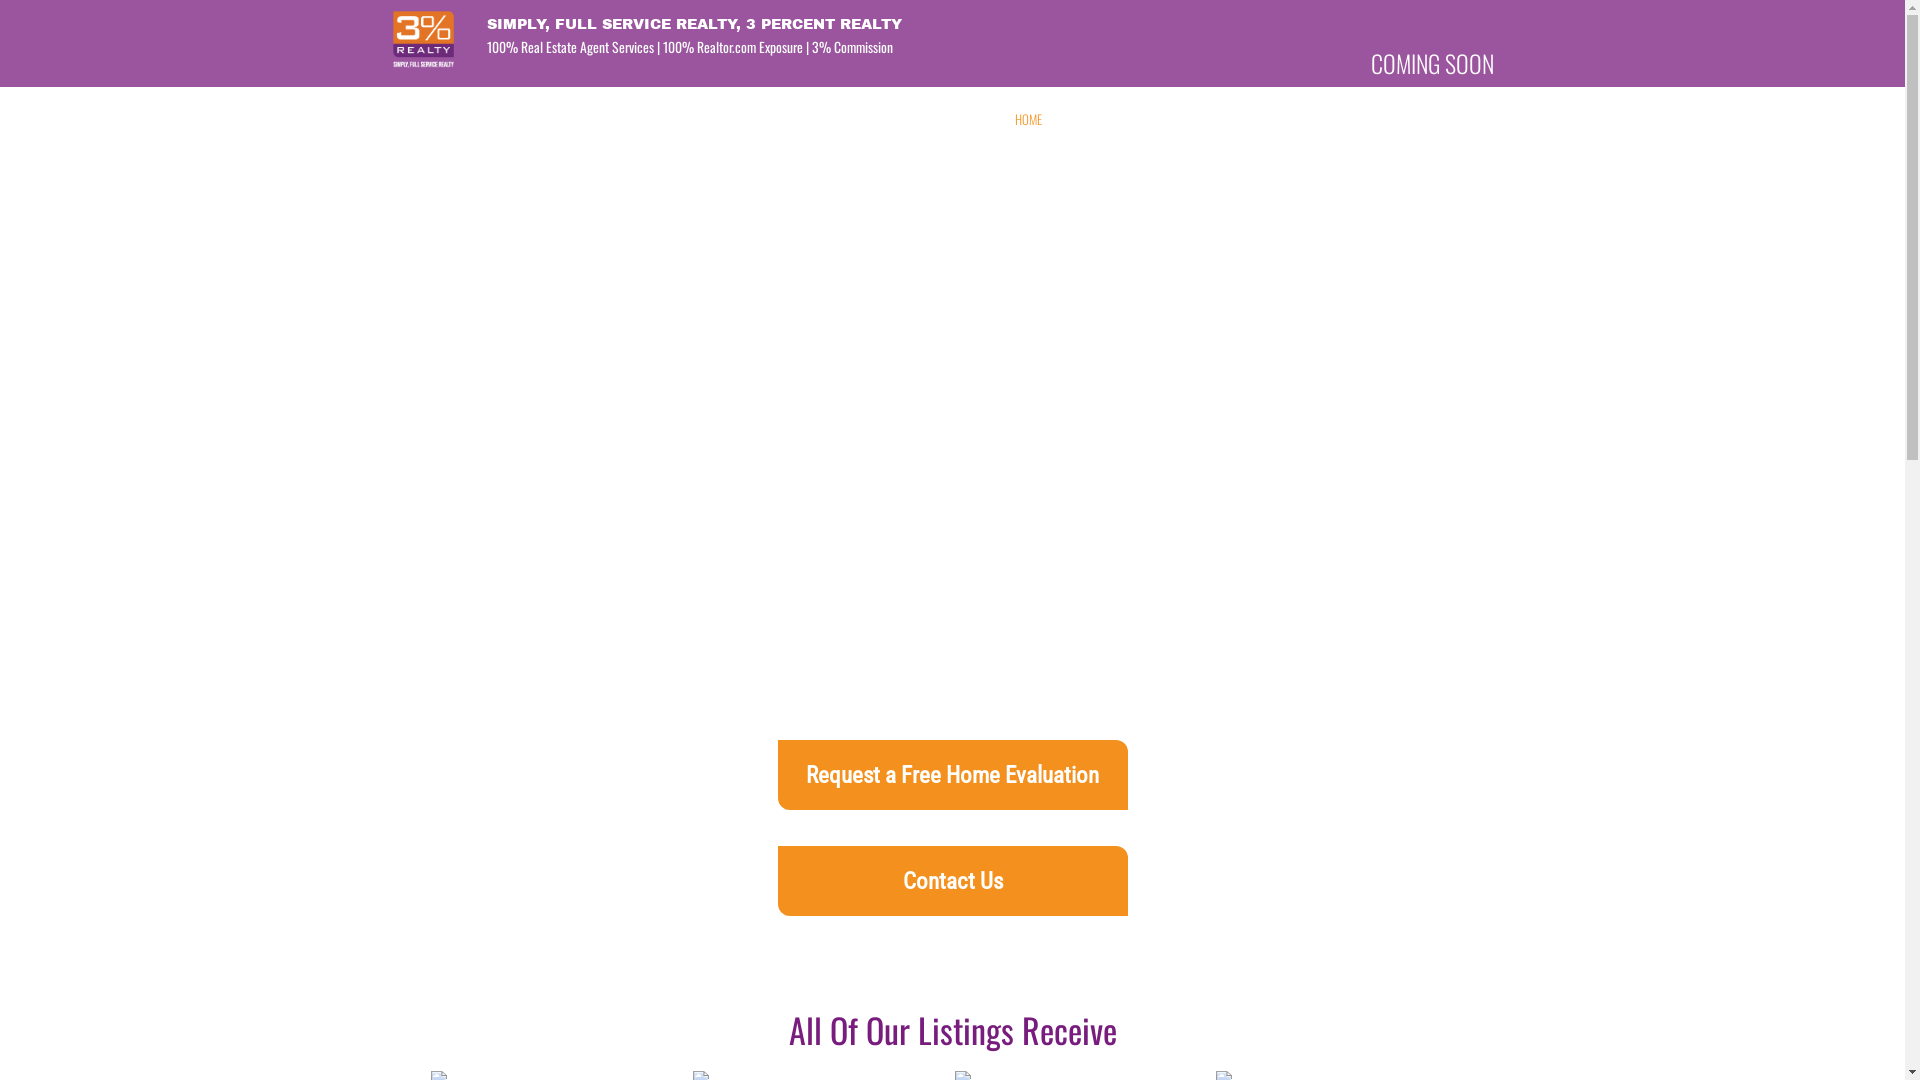 The image size is (1920, 1080). I want to click on 'ABOUT 3% REALTY', so click(1126, 119).